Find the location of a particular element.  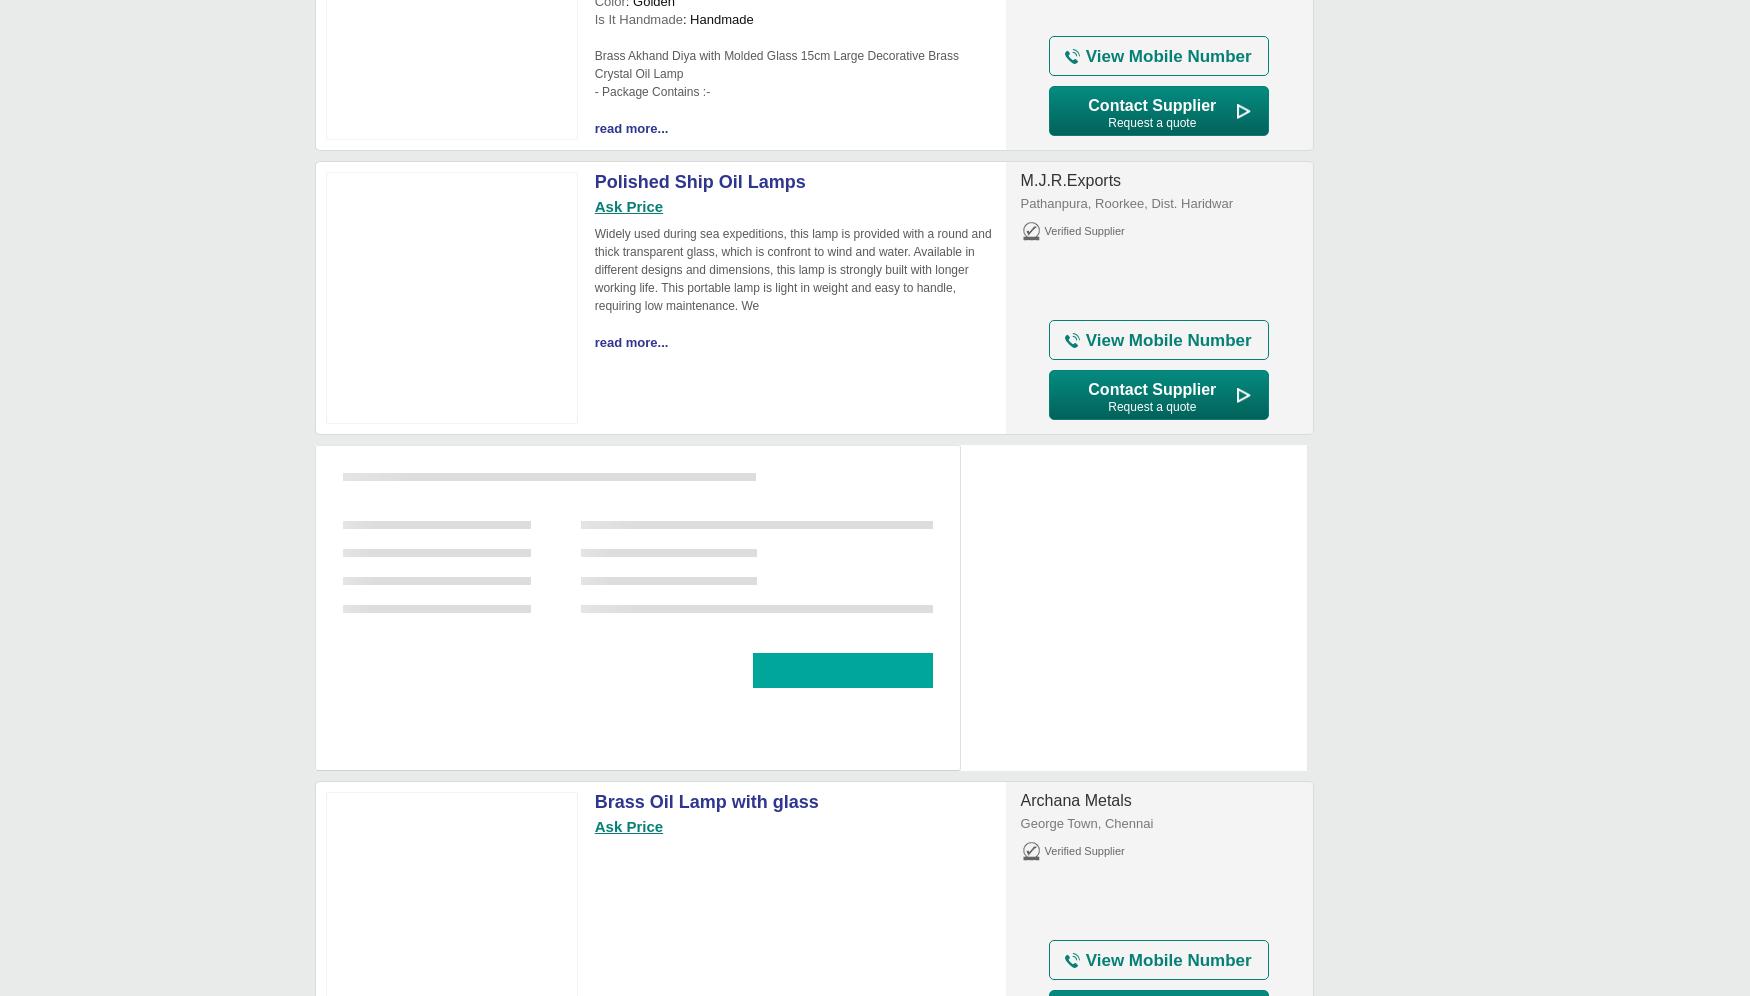

'Polished Ship Oil Lamps' is located at coordinates (699, 181).